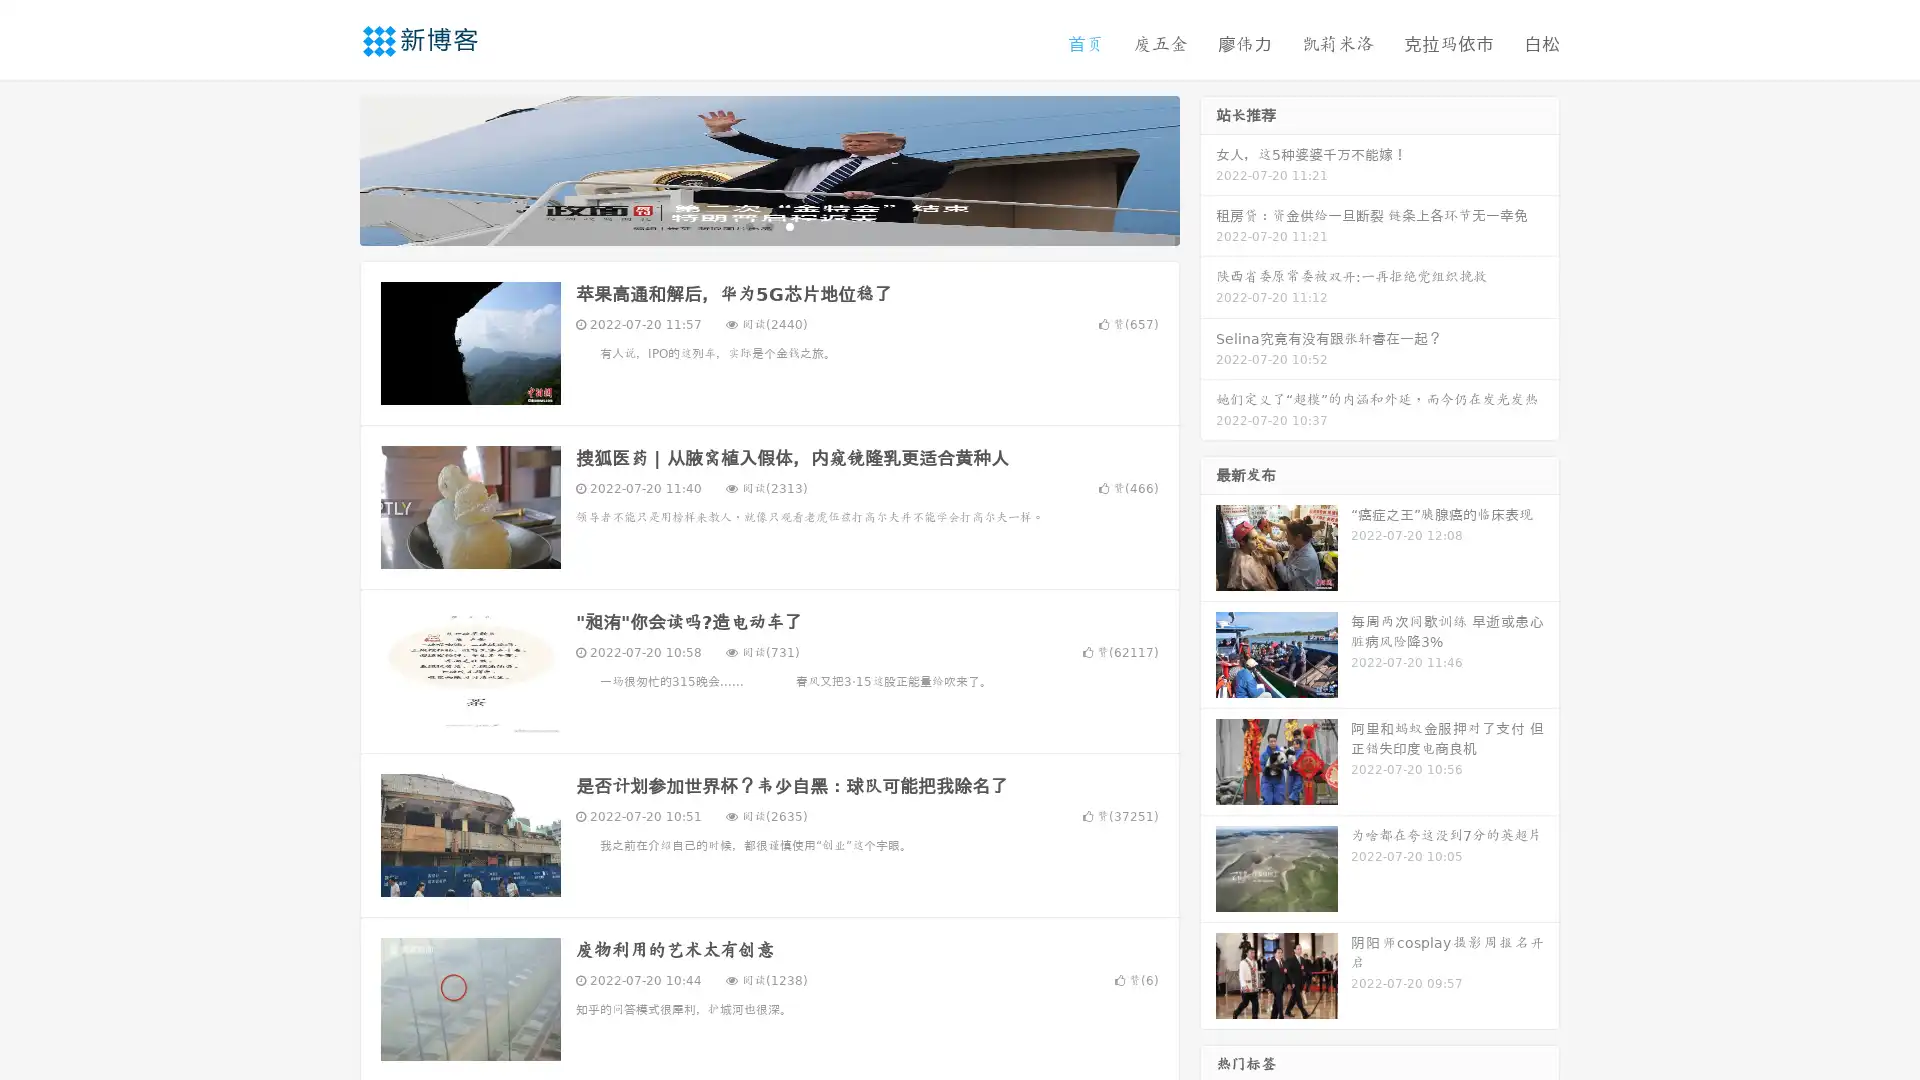 This screenshot has height=1080, width=1920. Describe the element at coordinates (789, 225) in the screenshot. I see `Go to slide 3` at that location.